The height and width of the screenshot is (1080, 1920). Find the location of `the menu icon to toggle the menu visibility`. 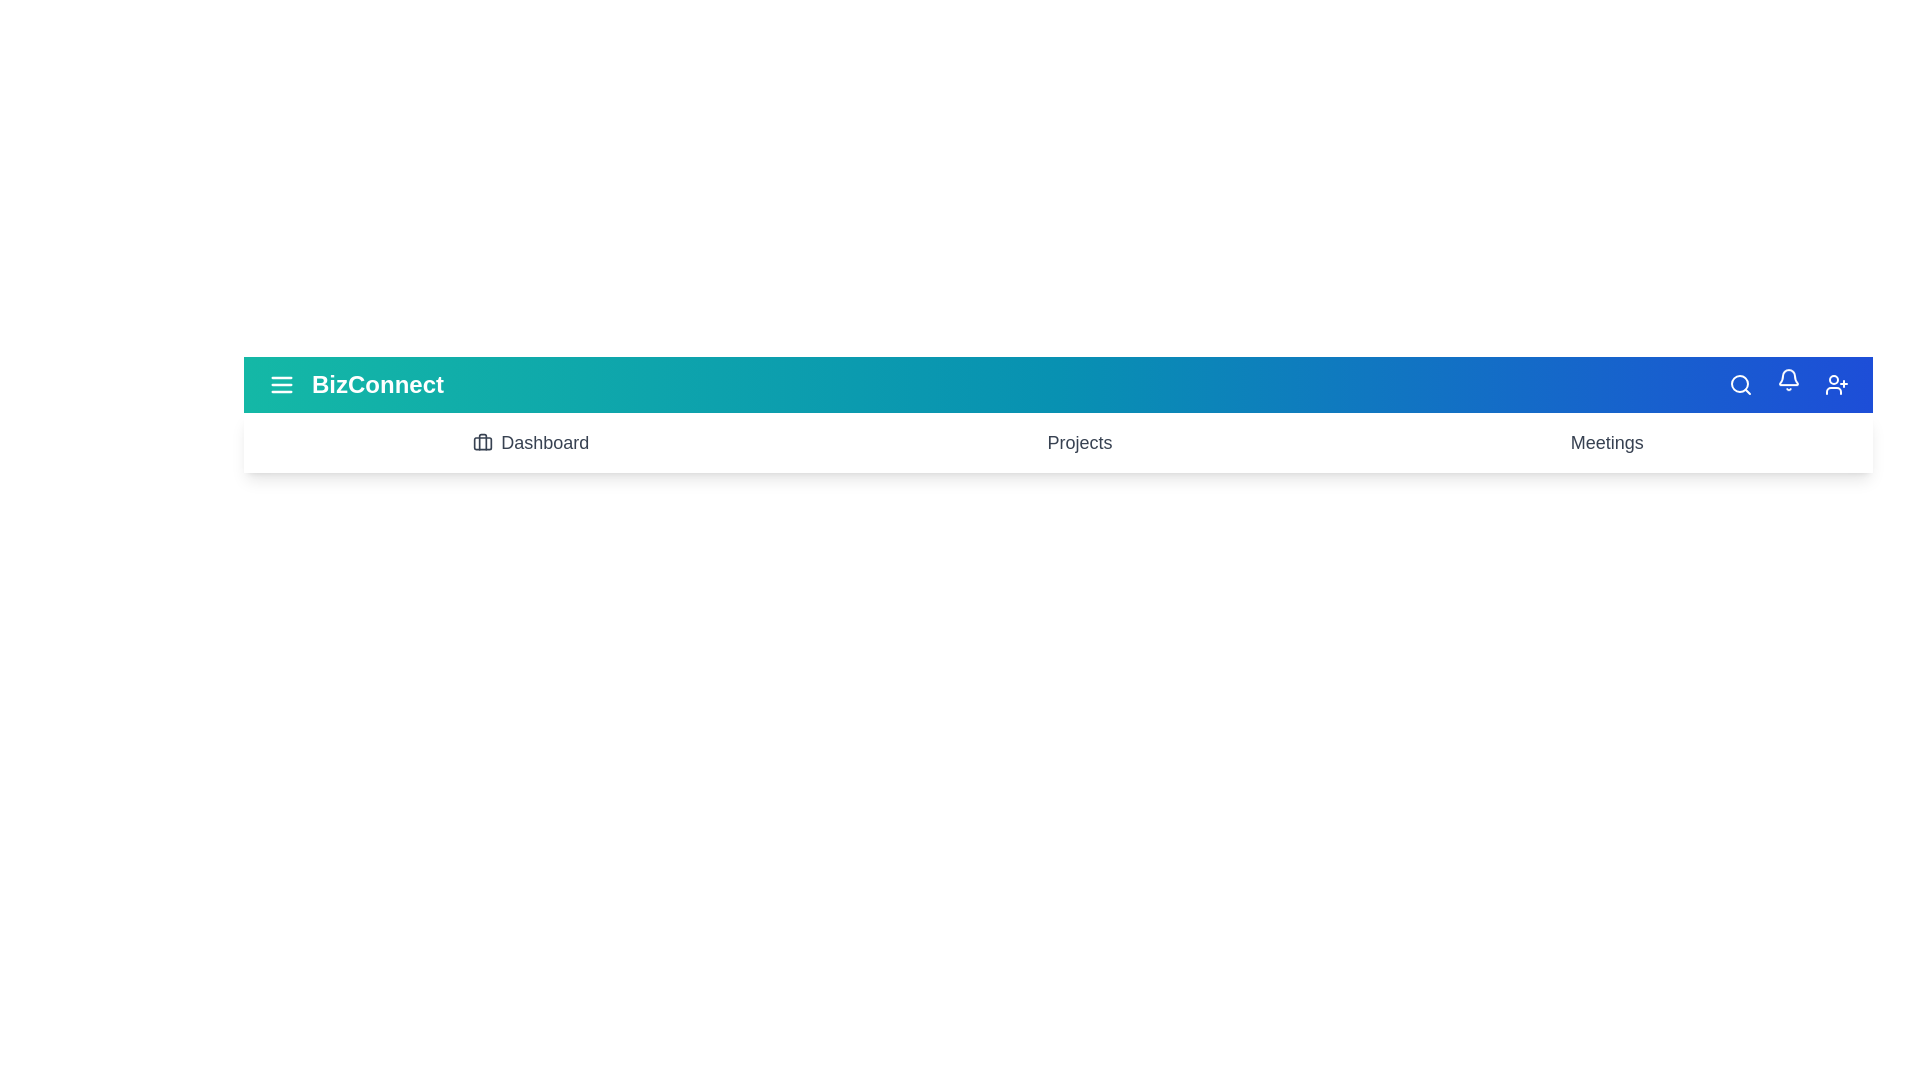

the menu icon to toggle the menu visibility is located at coordinates (281, 385).